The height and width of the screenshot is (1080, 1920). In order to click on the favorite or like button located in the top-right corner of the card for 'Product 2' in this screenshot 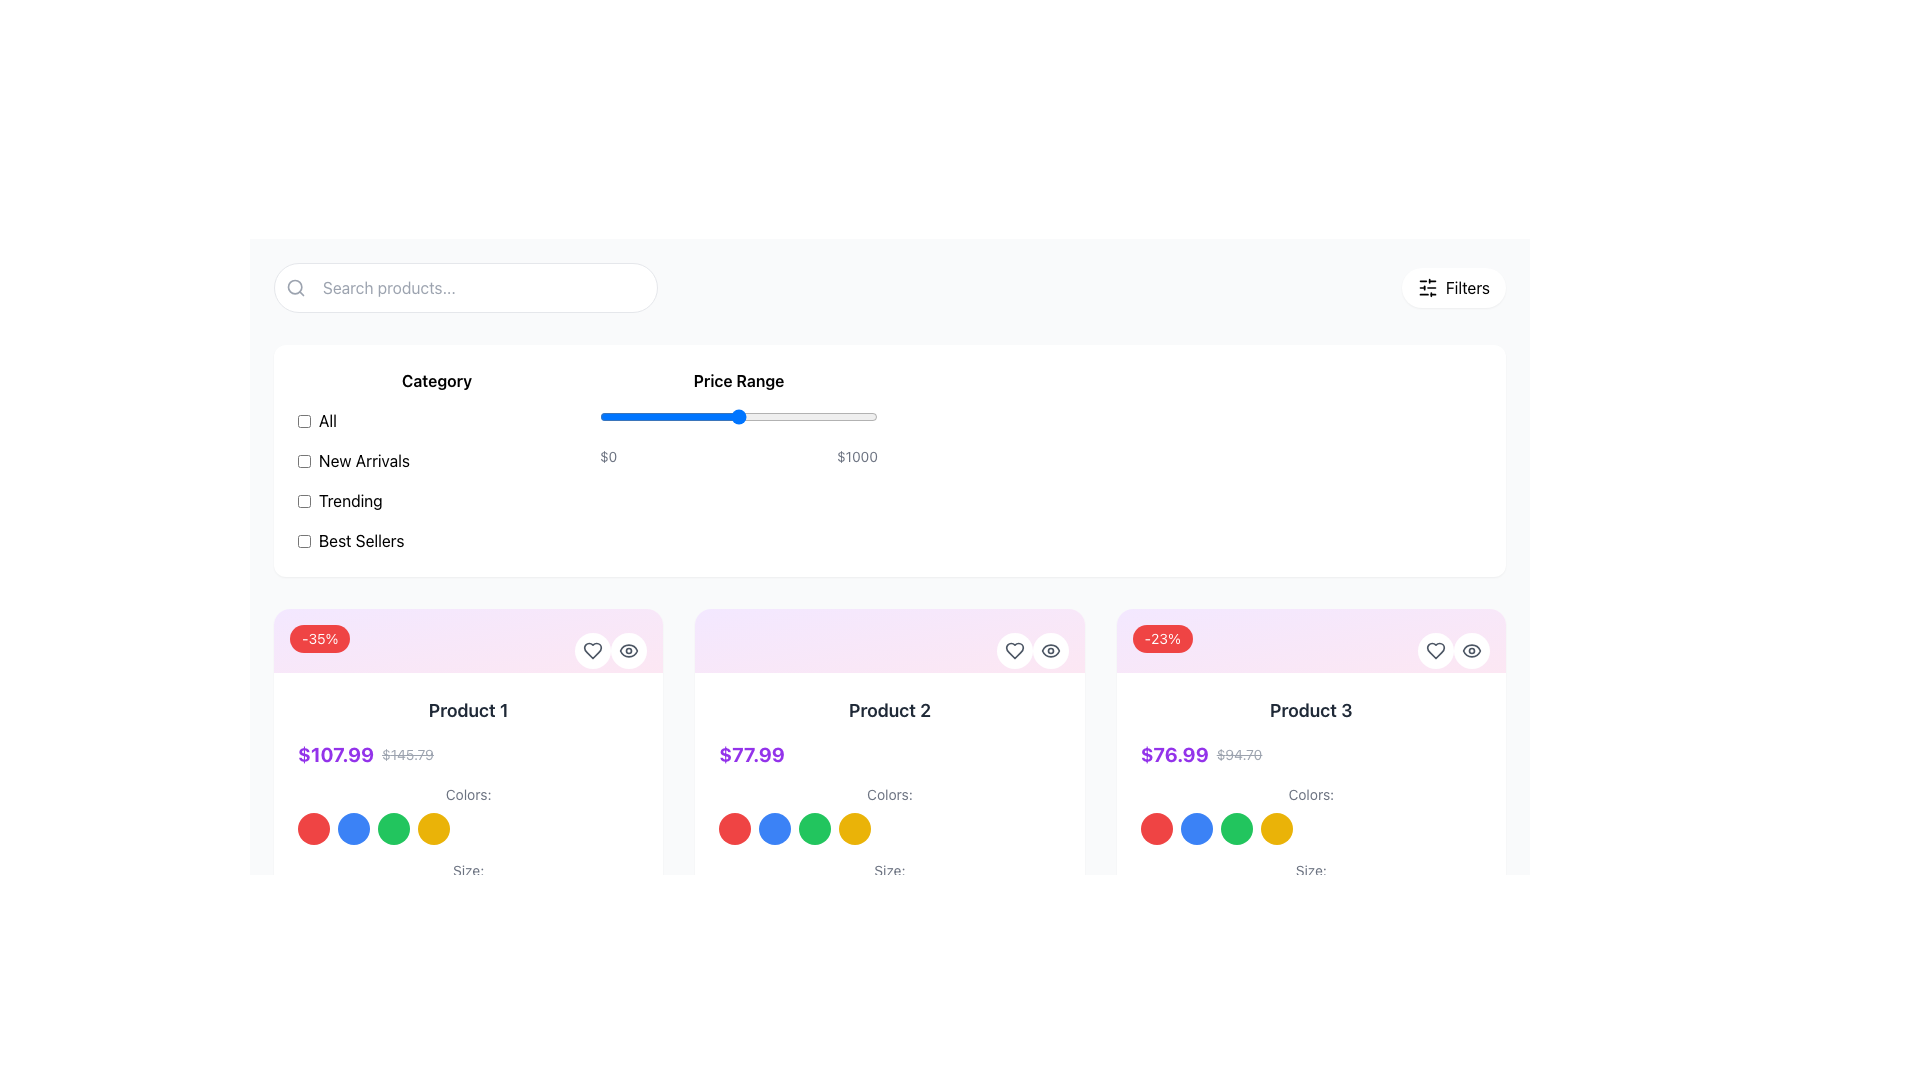, I will do `click(1014, 651)`.